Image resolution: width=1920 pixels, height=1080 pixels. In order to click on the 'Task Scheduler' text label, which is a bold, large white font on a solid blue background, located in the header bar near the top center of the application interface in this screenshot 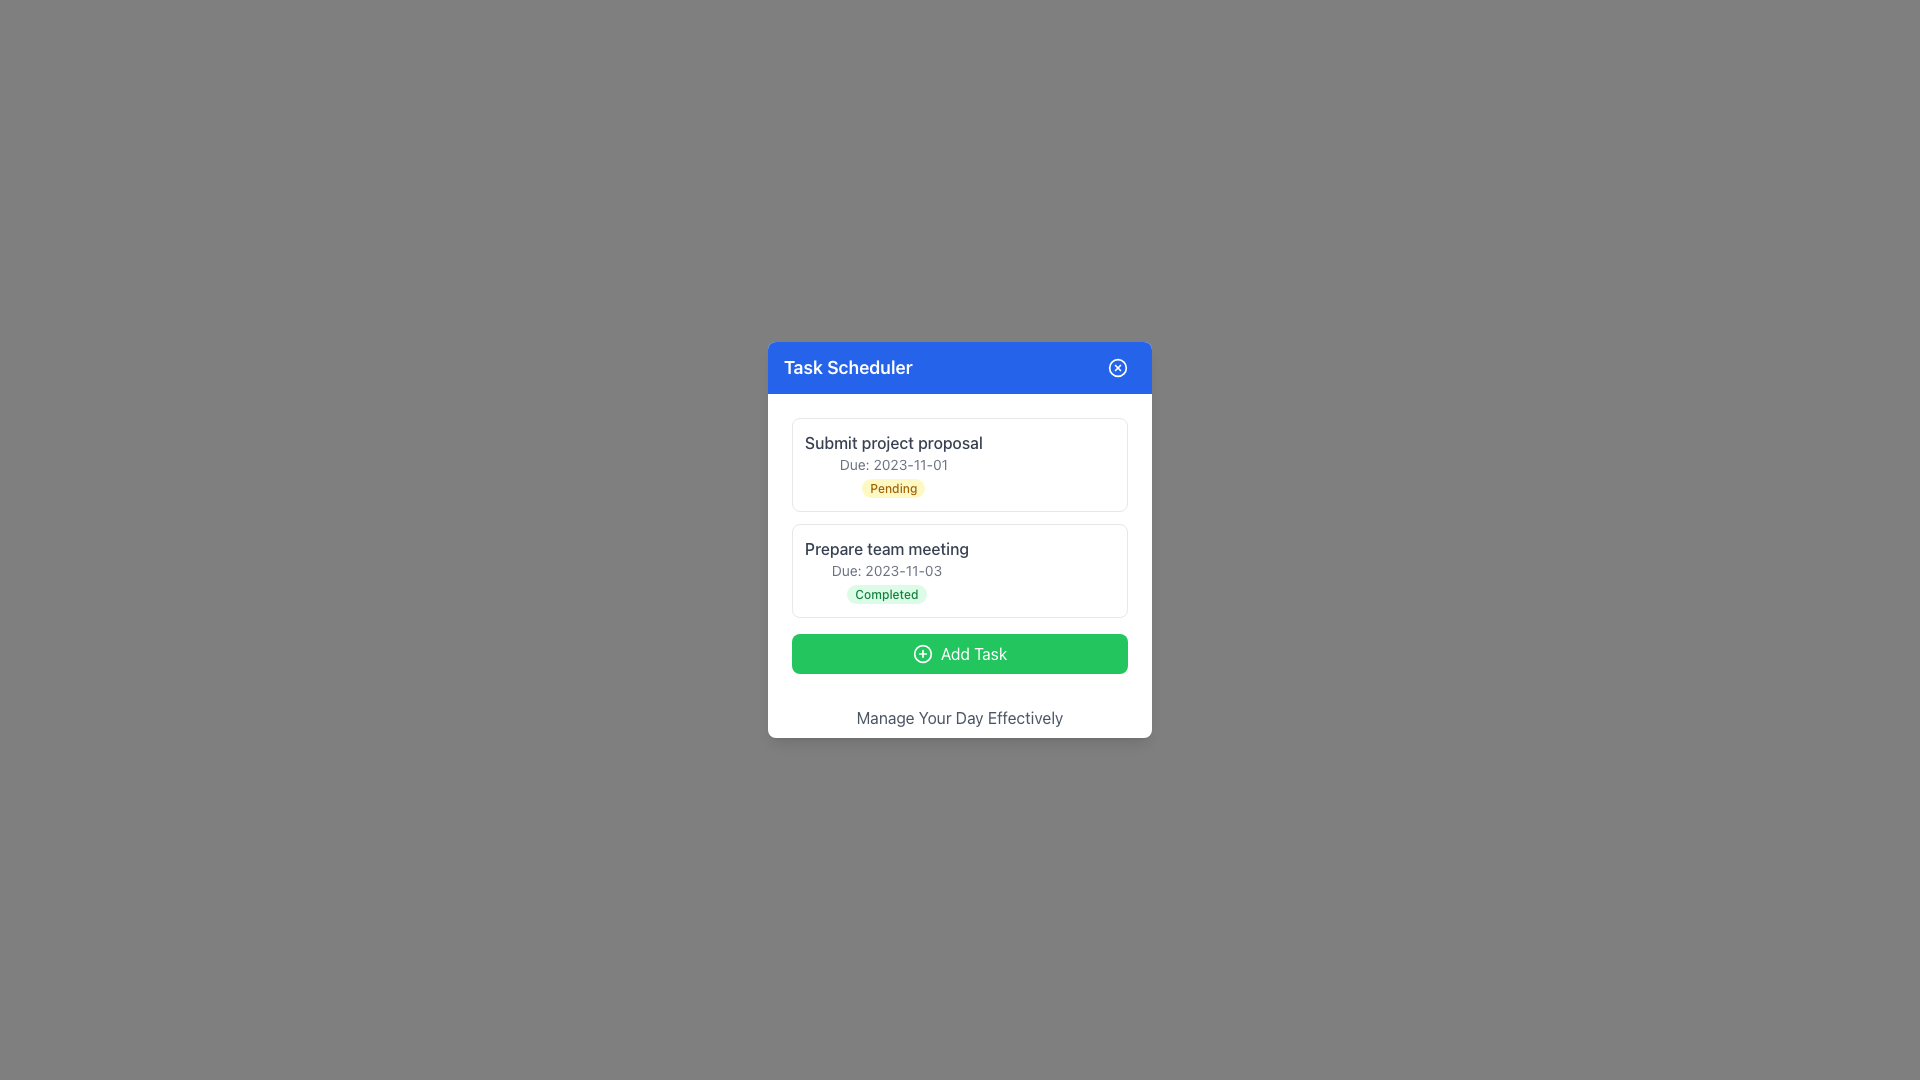, I will do `click(848, 367)`.